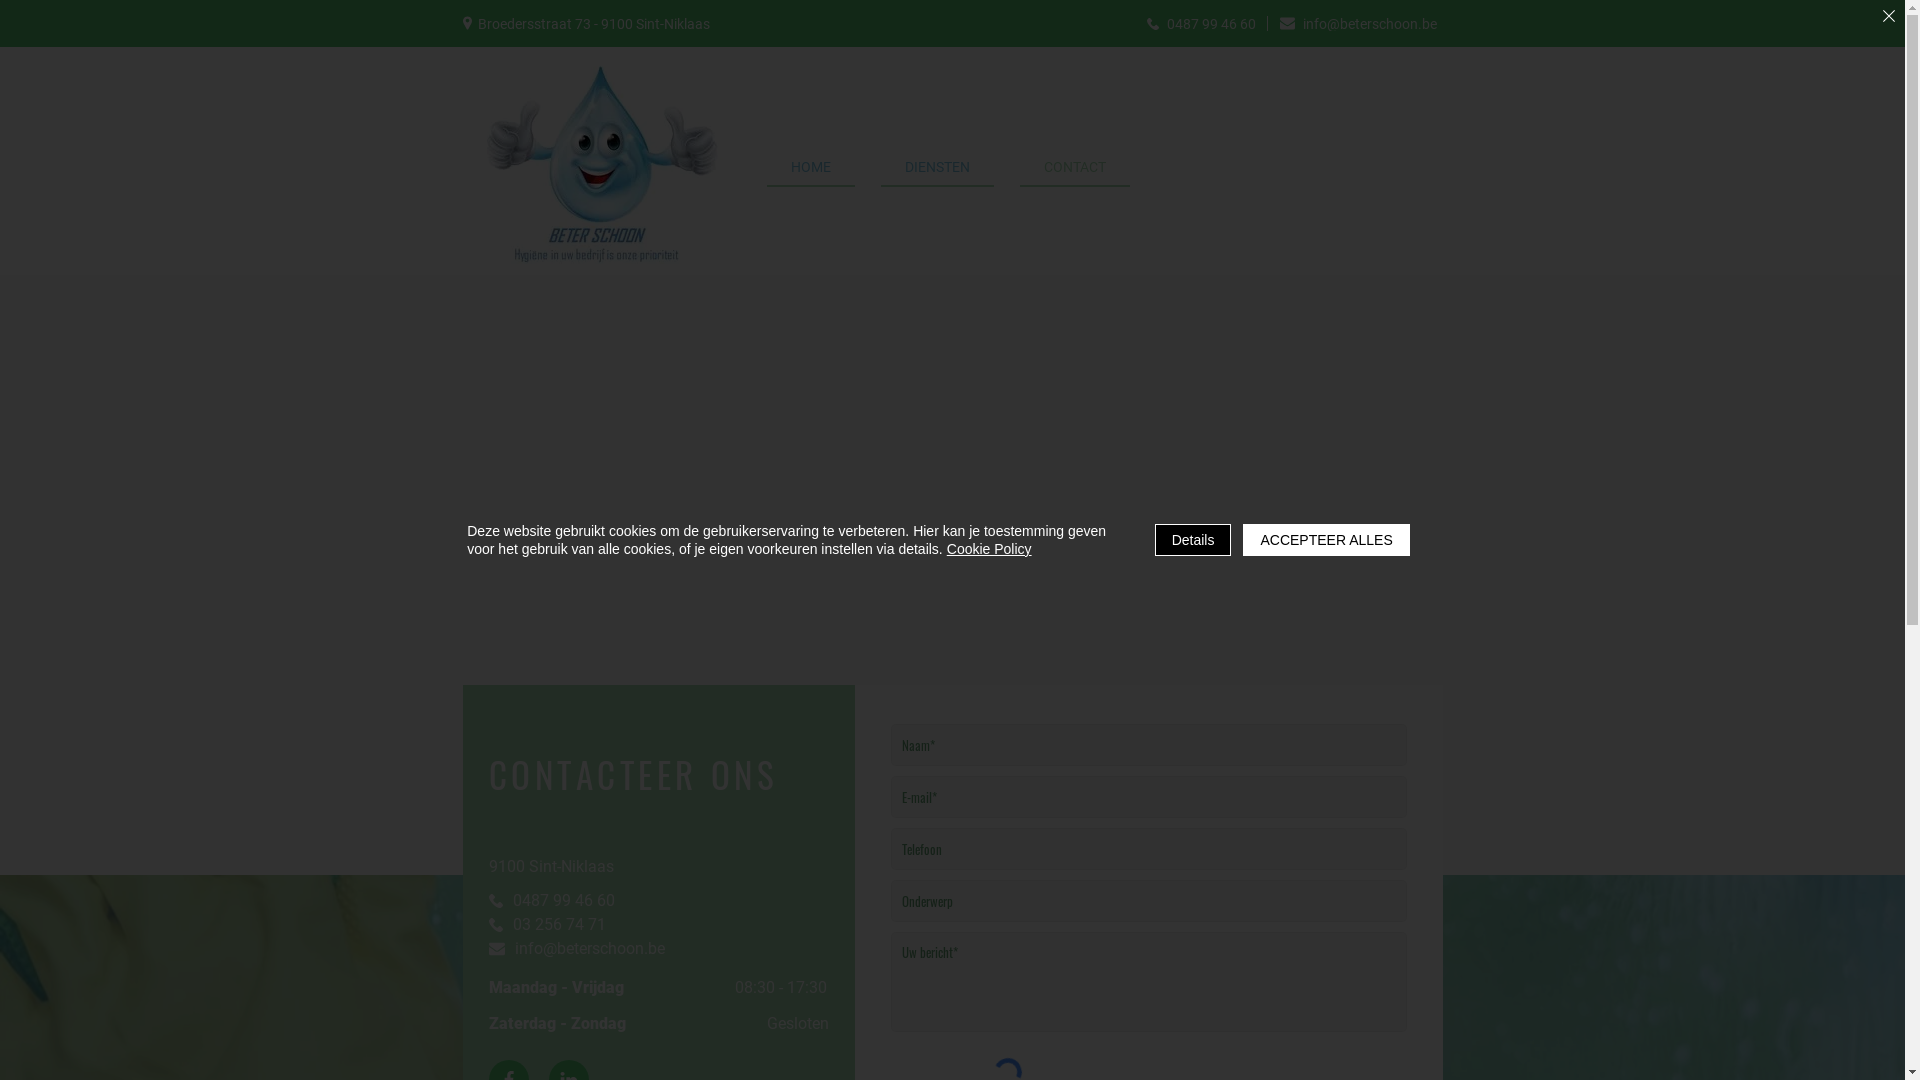 The width and height of the screenshot is (1920, 1080). I want to click on 'info@beterschoon.be', so click(583, 947).